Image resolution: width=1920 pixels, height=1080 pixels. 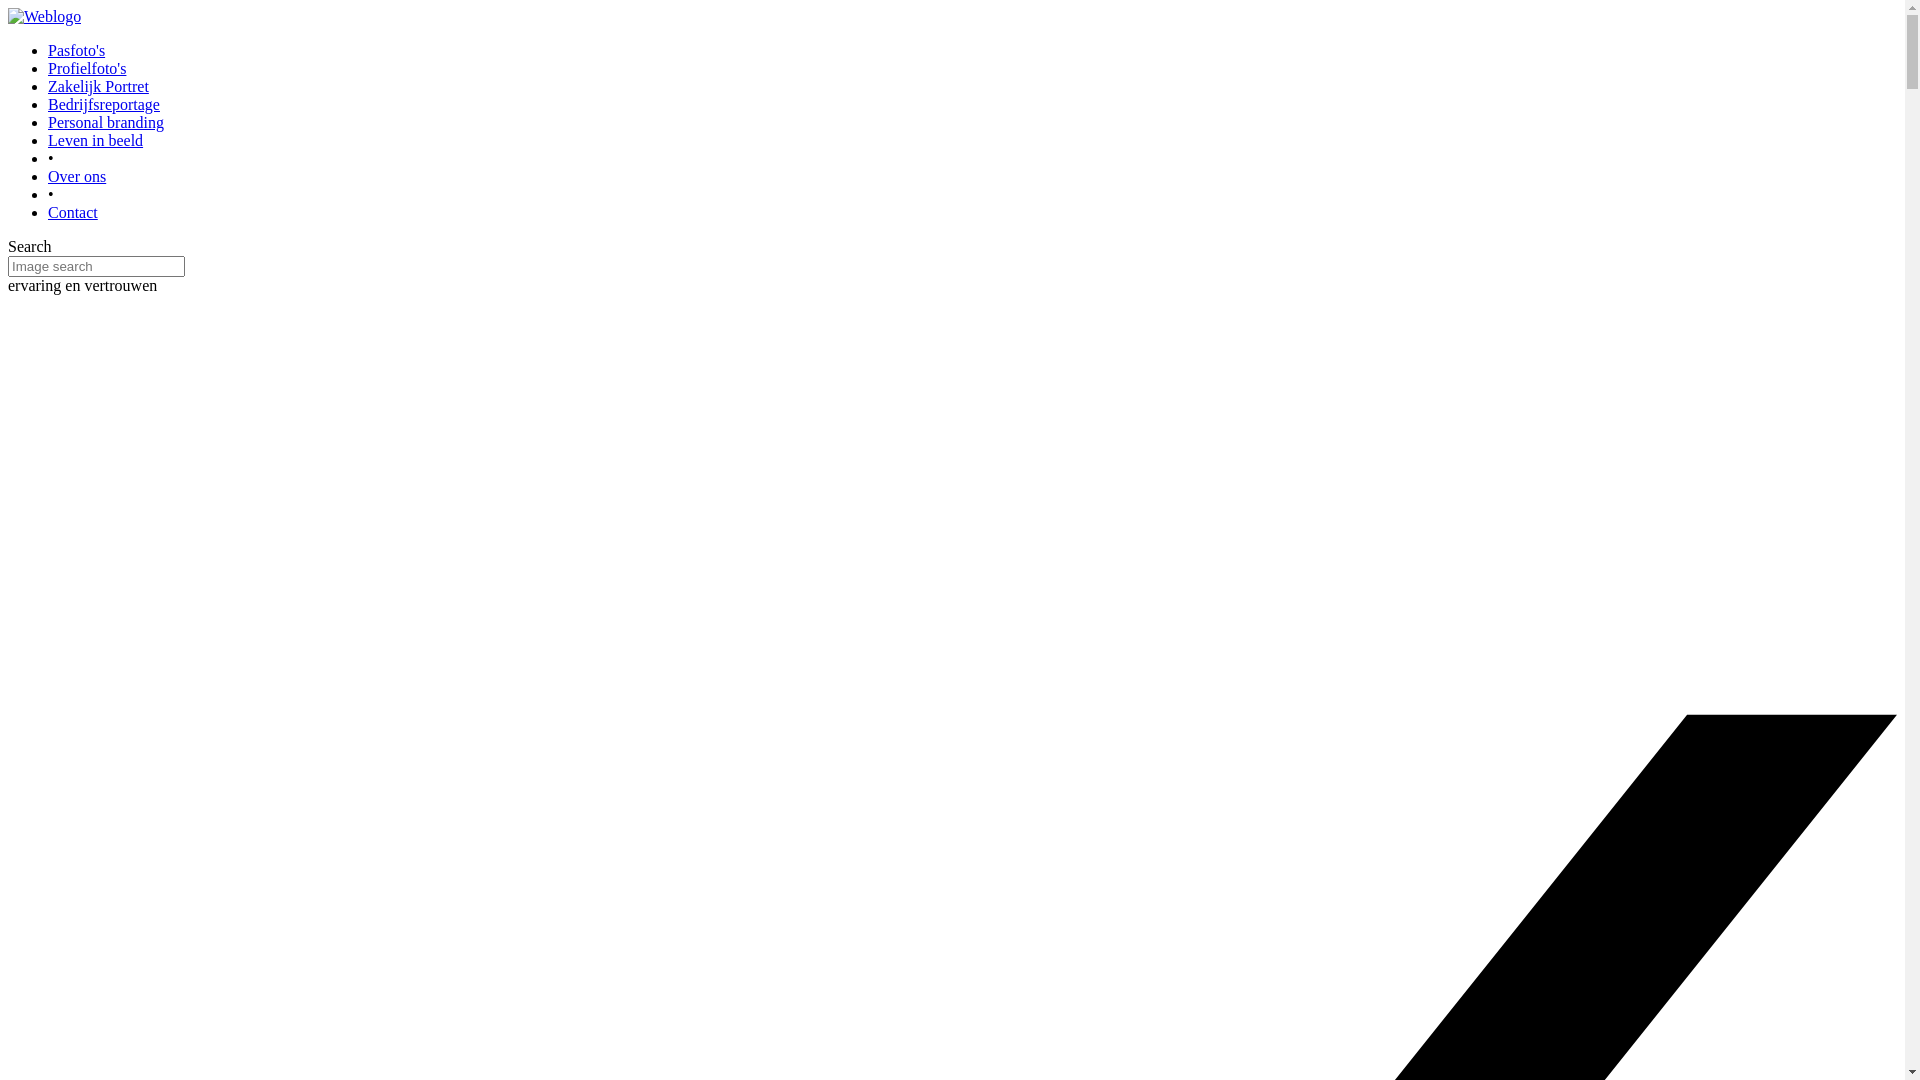 What do you see at coordinates (48, 175) in the screenshot?
I see `'Over ons'` at bounding box center [48, 175].